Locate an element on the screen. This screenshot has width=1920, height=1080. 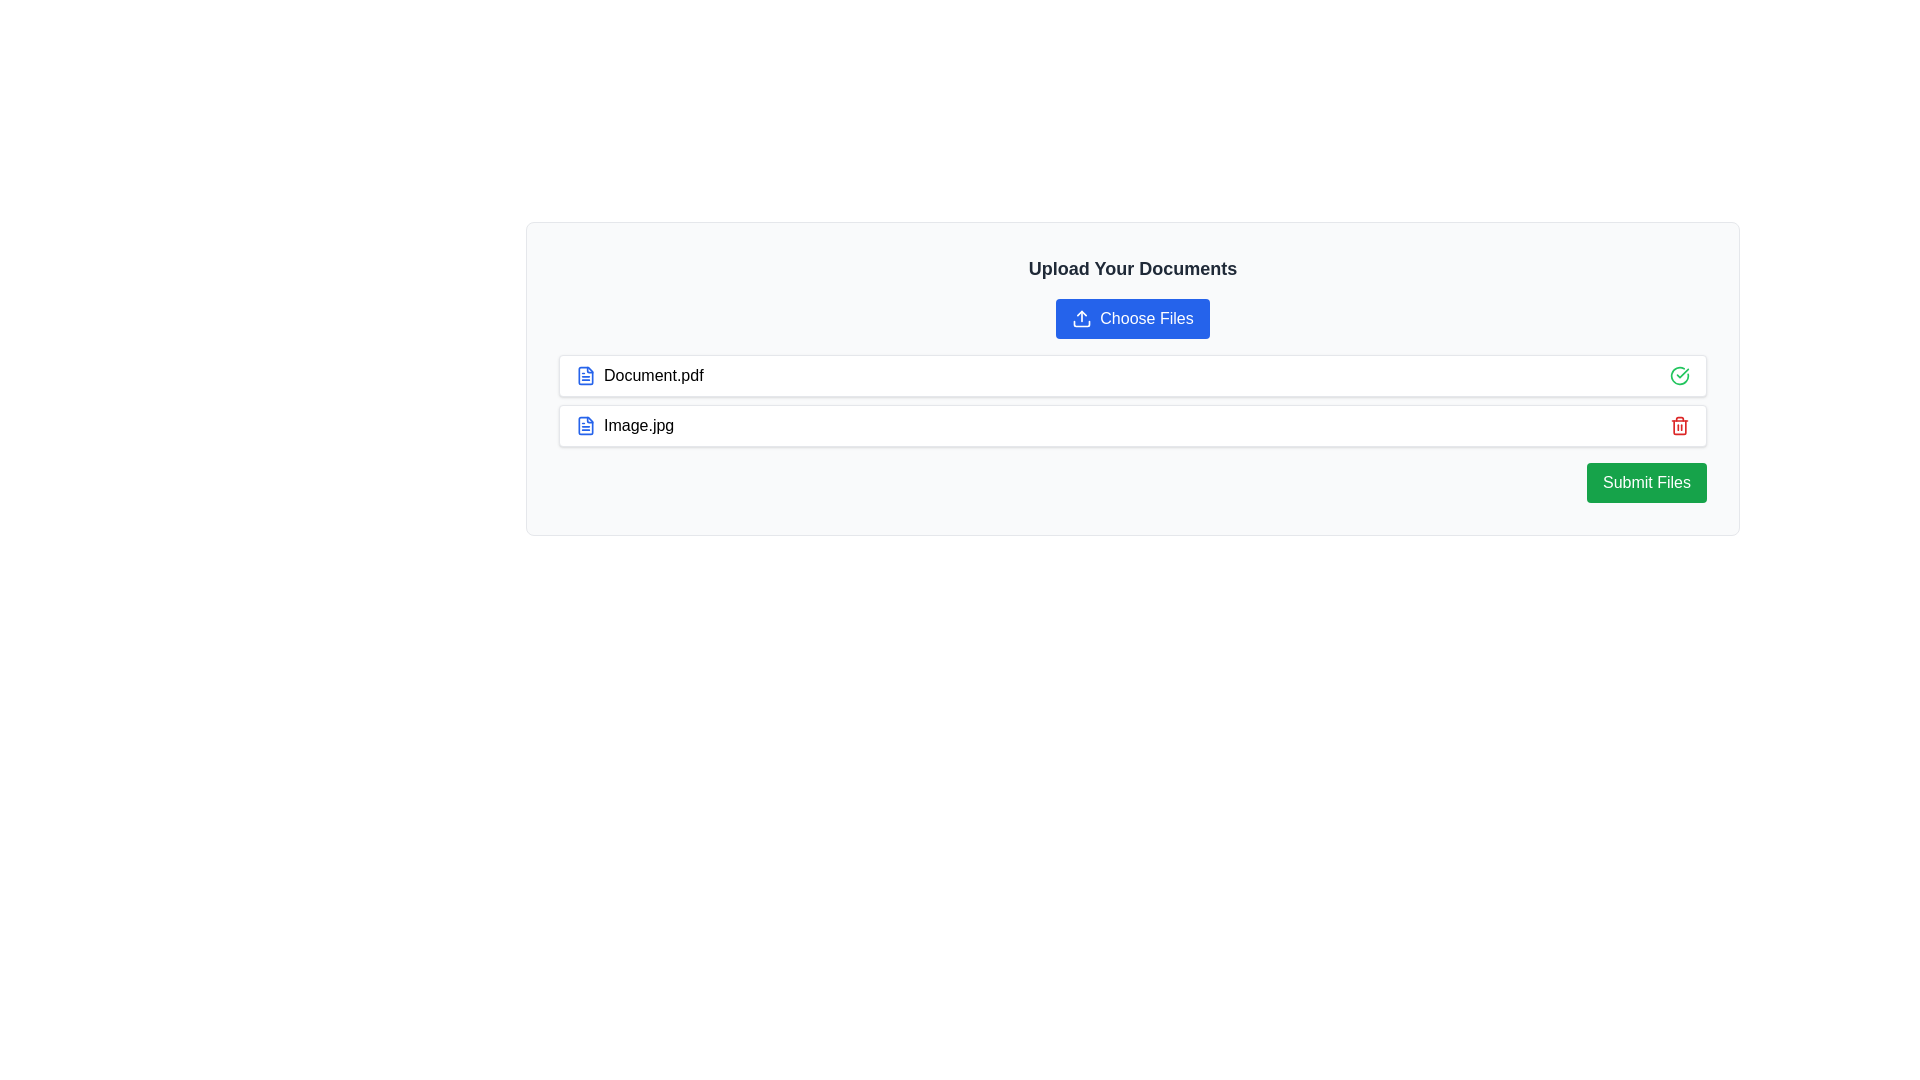
the main rectangular portion of the document icon located in the middle-right of the file upload section is located at coordinates (584, 375).